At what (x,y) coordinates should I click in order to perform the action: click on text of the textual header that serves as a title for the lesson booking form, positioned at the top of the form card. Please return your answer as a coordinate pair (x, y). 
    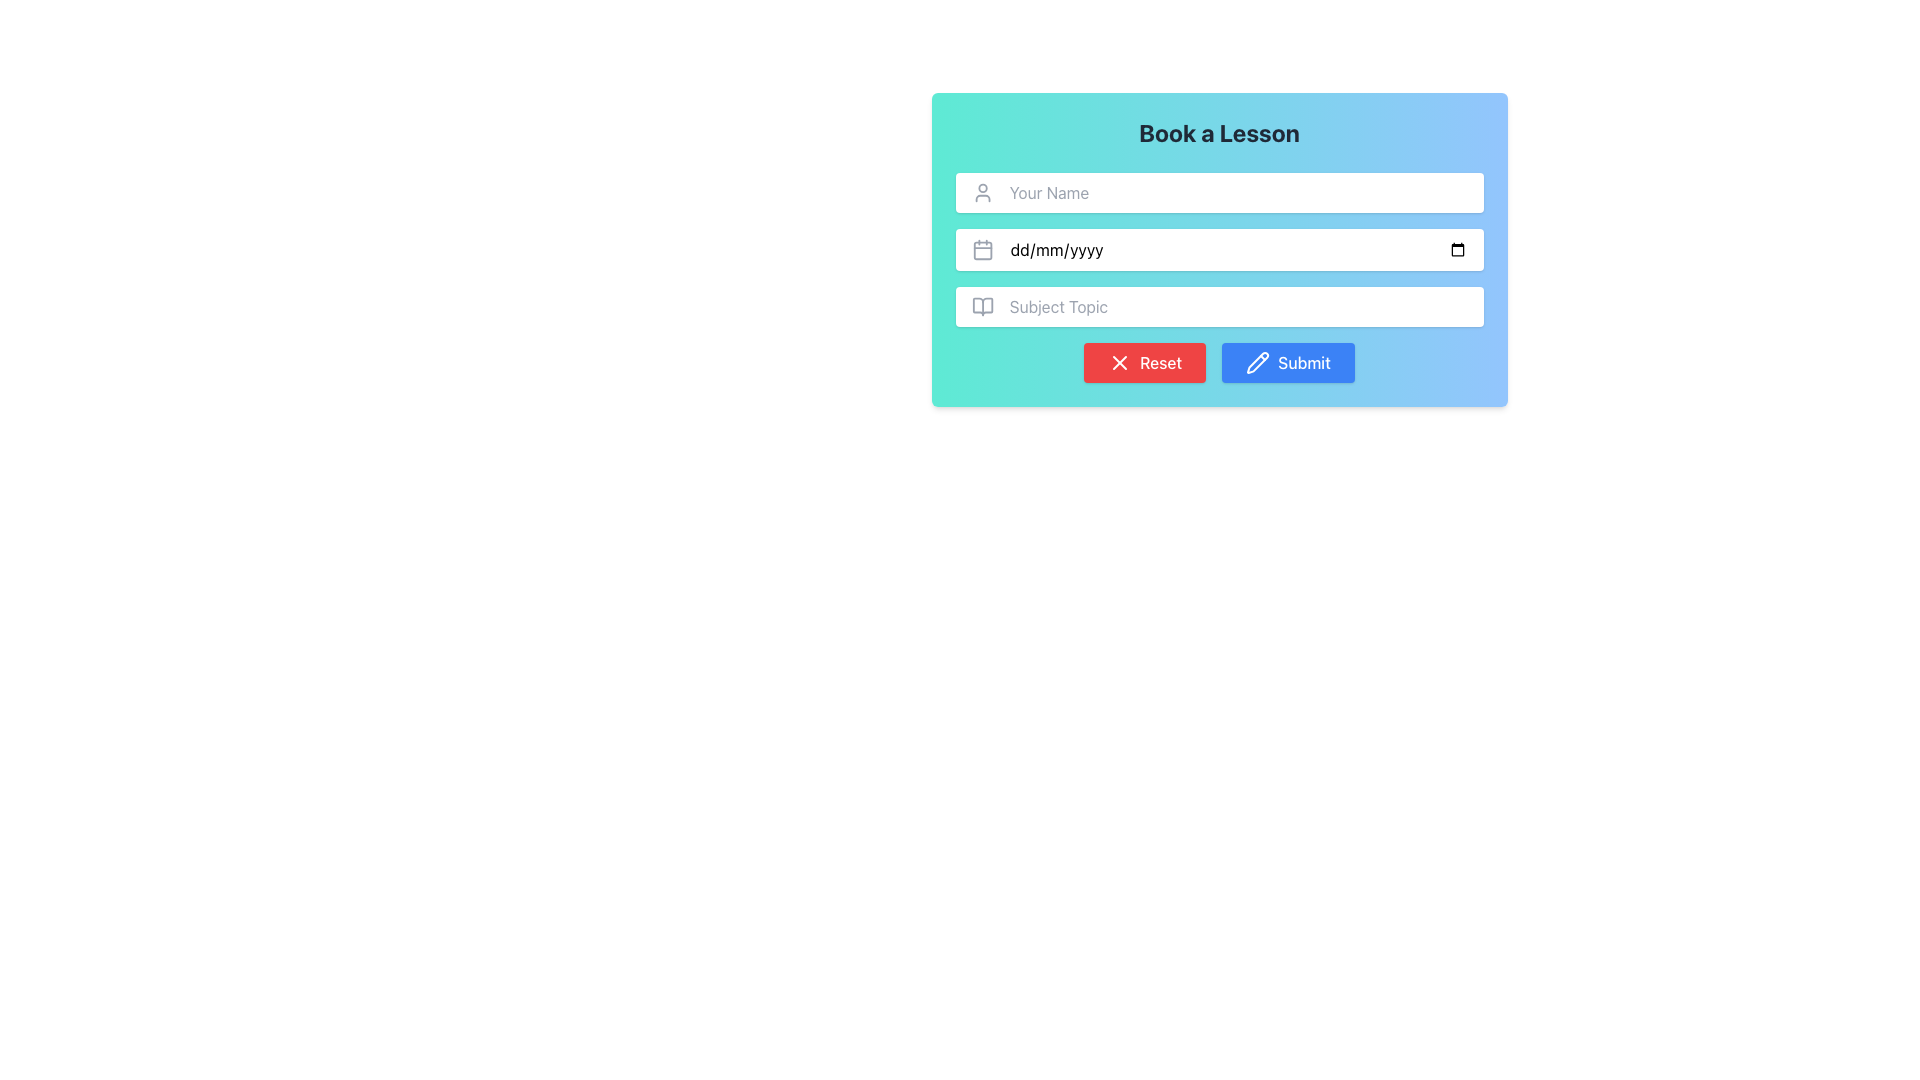
    Looking at the image, I should click on (1218, 132).